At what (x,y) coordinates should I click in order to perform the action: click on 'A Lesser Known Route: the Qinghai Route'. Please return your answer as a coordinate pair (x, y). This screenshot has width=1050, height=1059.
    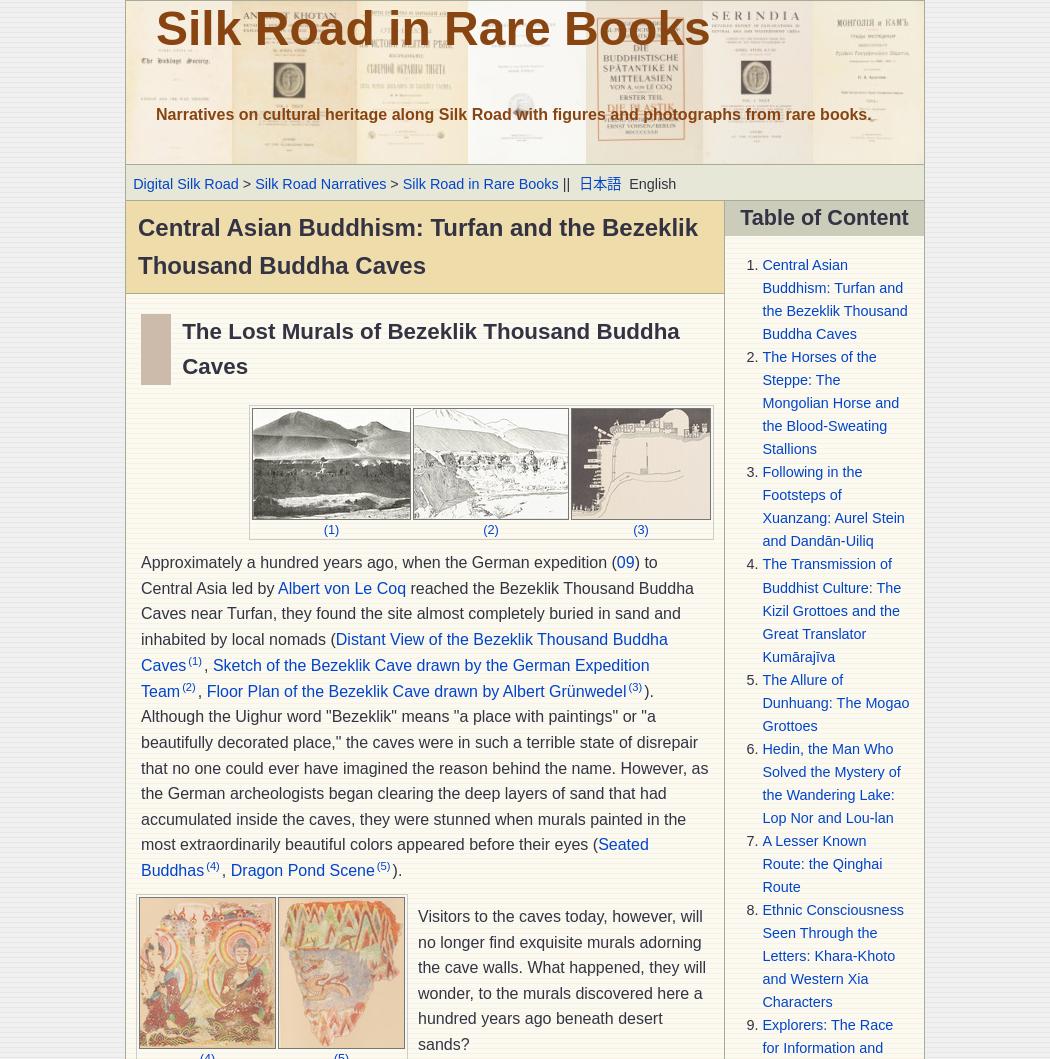
    Looking at the image, I should click on (821, 864).